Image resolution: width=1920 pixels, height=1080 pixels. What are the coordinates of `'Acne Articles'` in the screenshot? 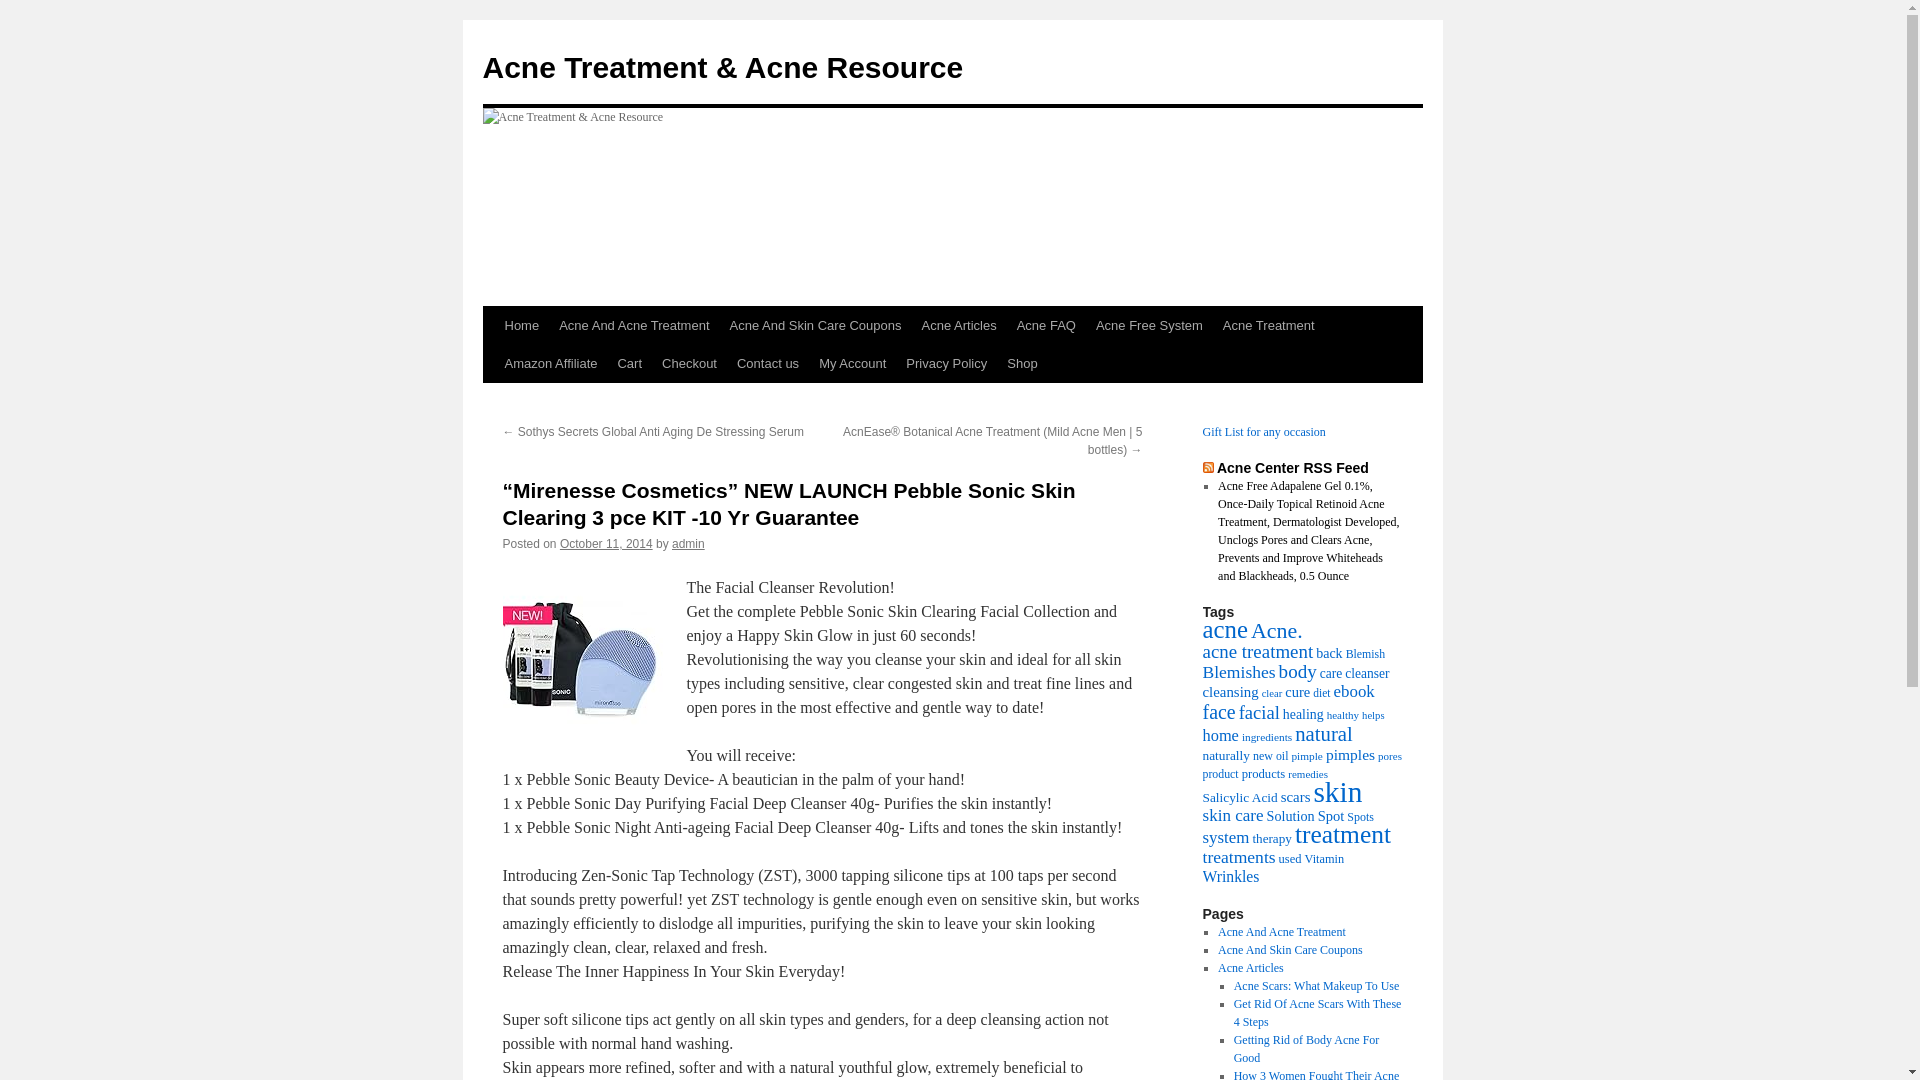 It's located at (958, 325).